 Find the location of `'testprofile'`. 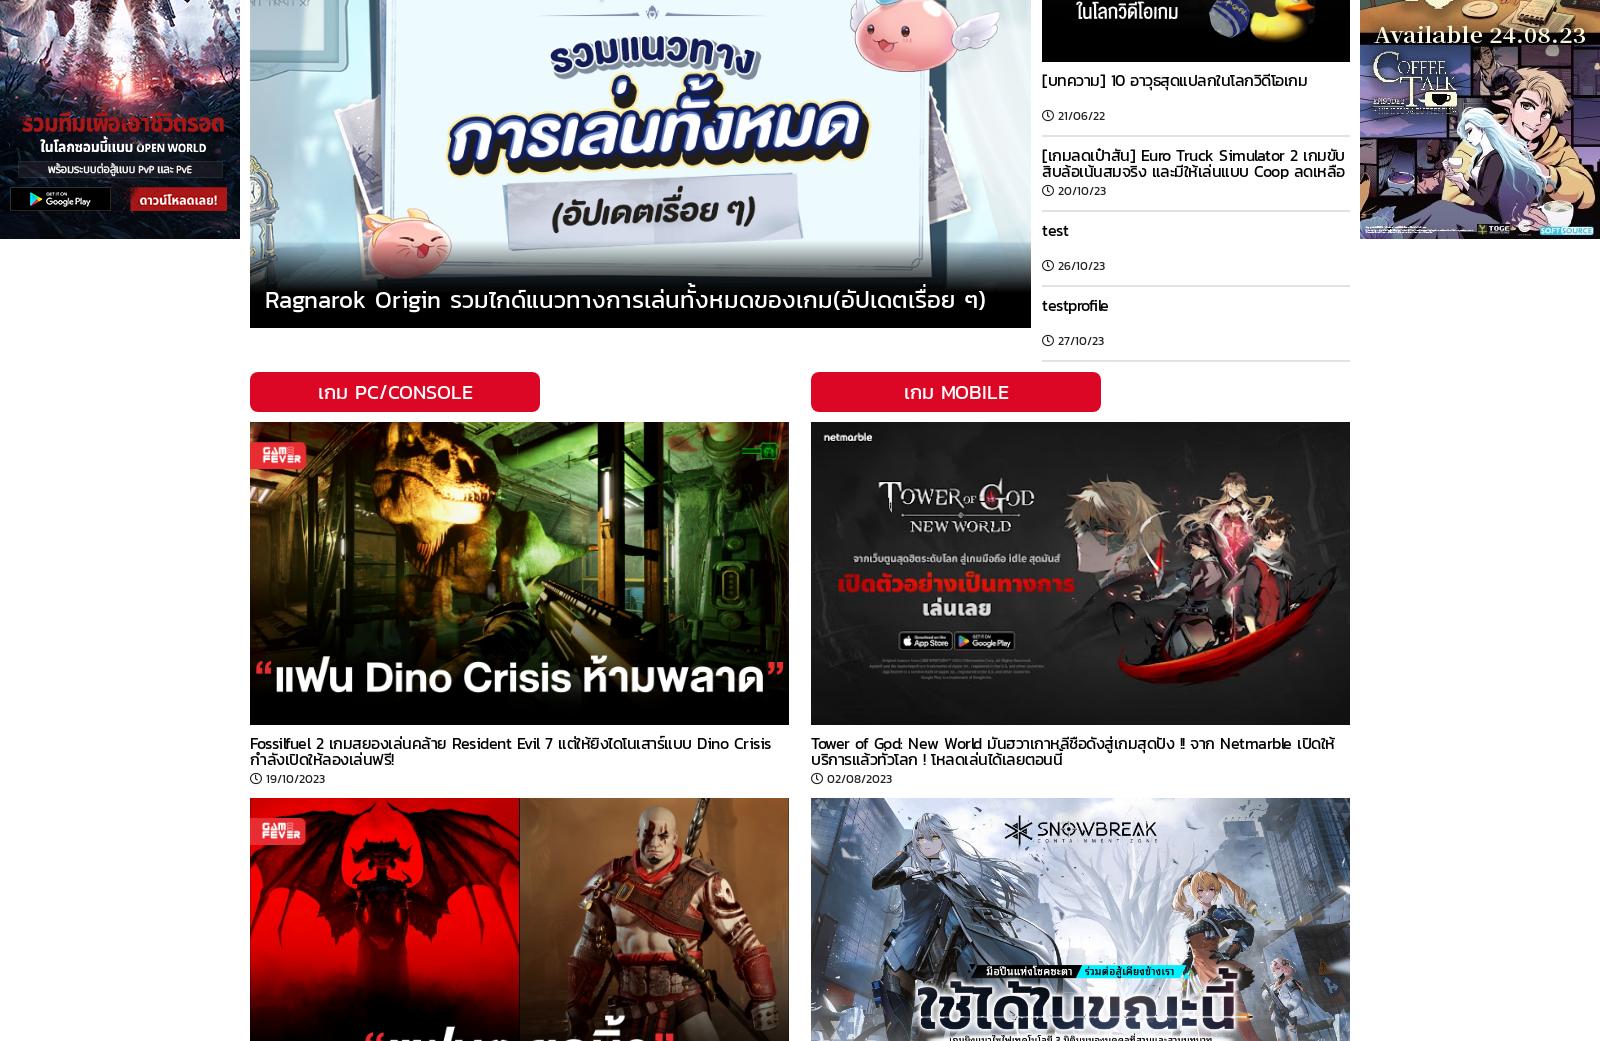

'testprofile' is located at coordinates (1041, 304).